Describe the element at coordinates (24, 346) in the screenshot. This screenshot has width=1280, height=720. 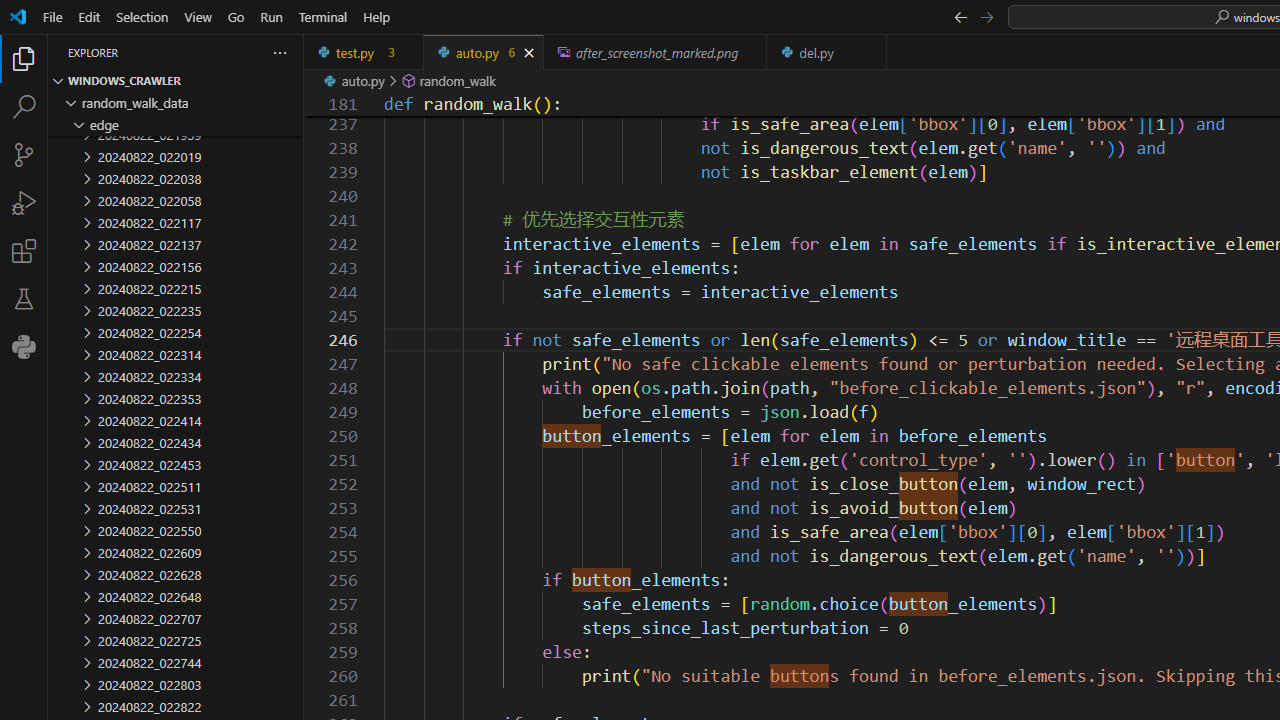
I see `'Python'` at that location.